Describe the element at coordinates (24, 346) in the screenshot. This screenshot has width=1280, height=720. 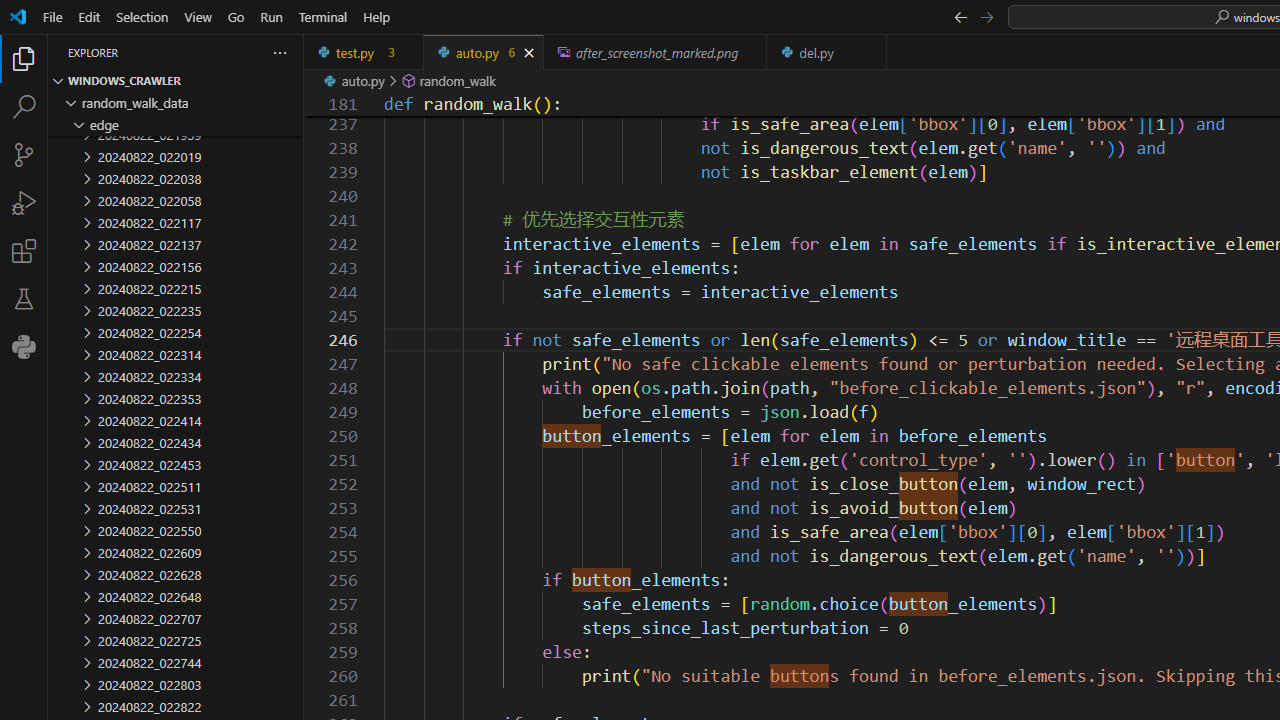
I see `'Python'` at that location.